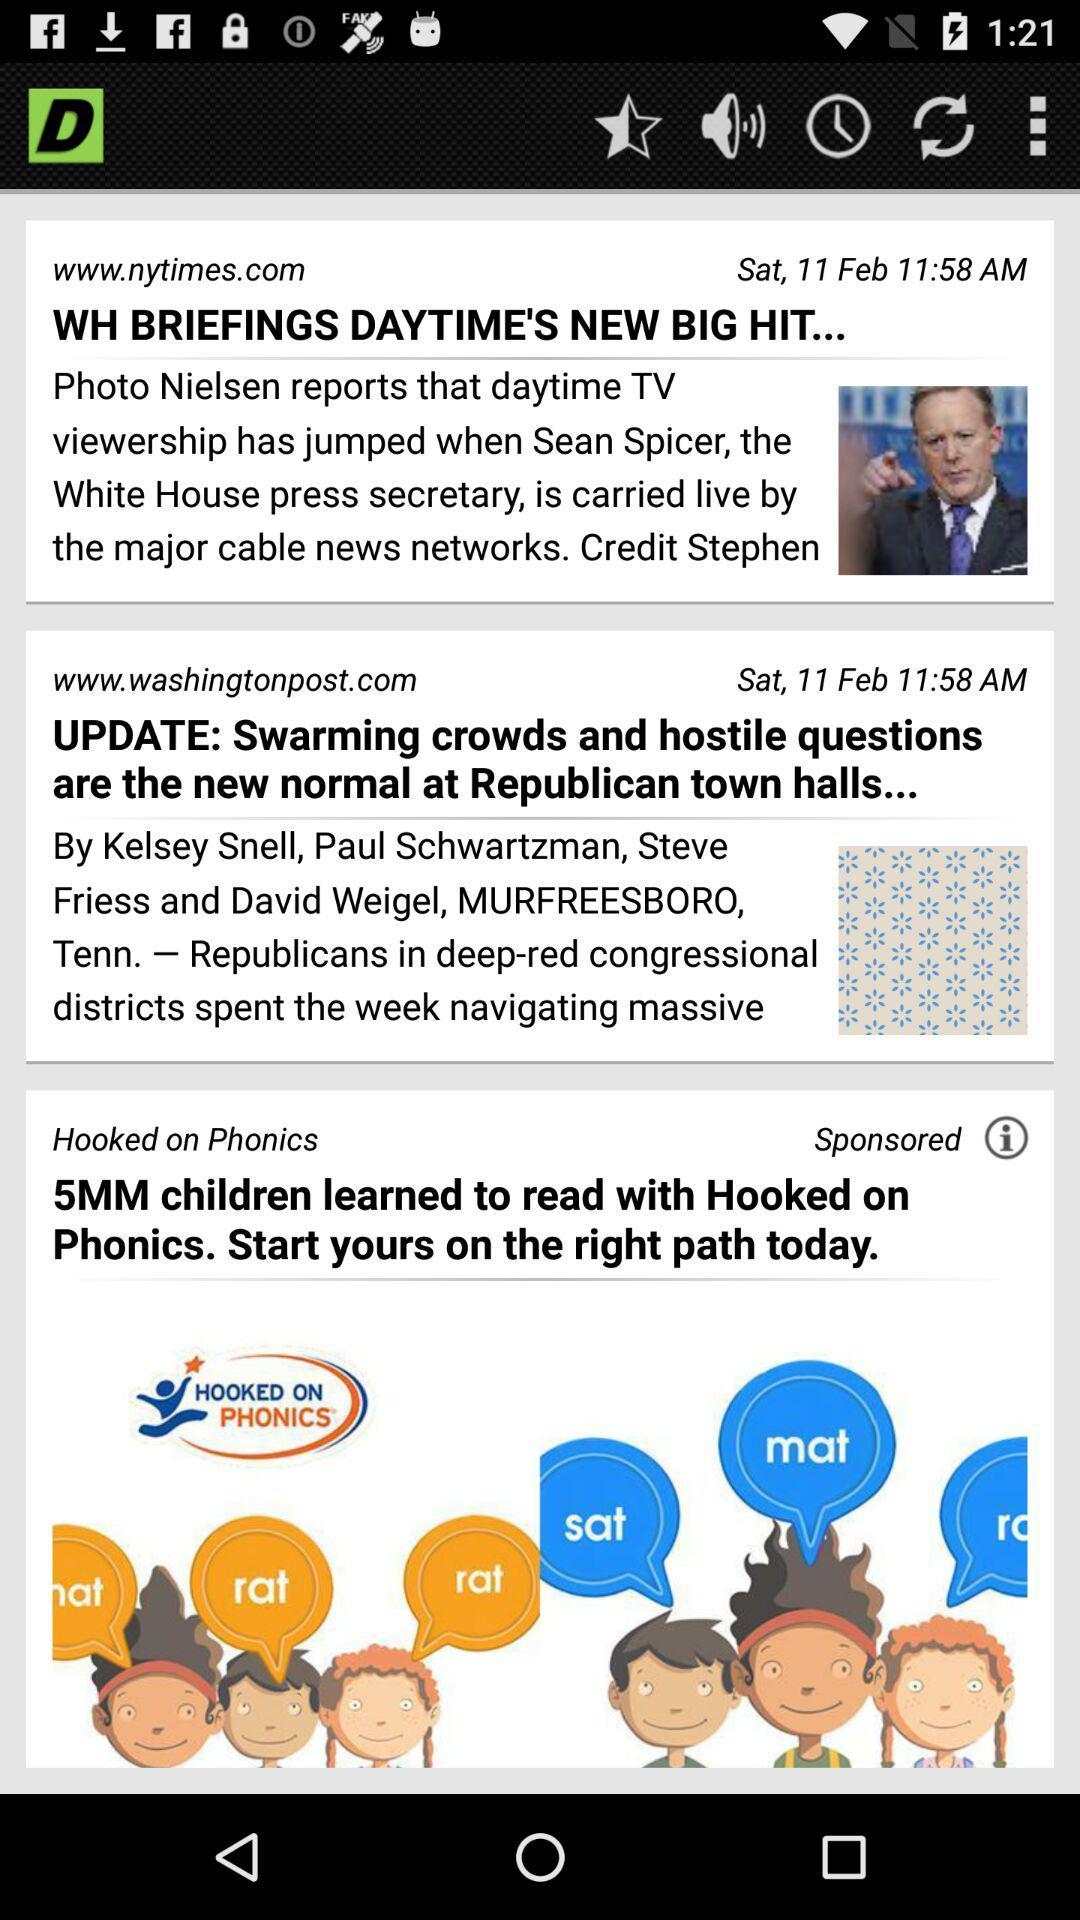  Describe the element at coordinates (540, 323) in the screenshot. I see `the wh briefings daytime app` at that location.